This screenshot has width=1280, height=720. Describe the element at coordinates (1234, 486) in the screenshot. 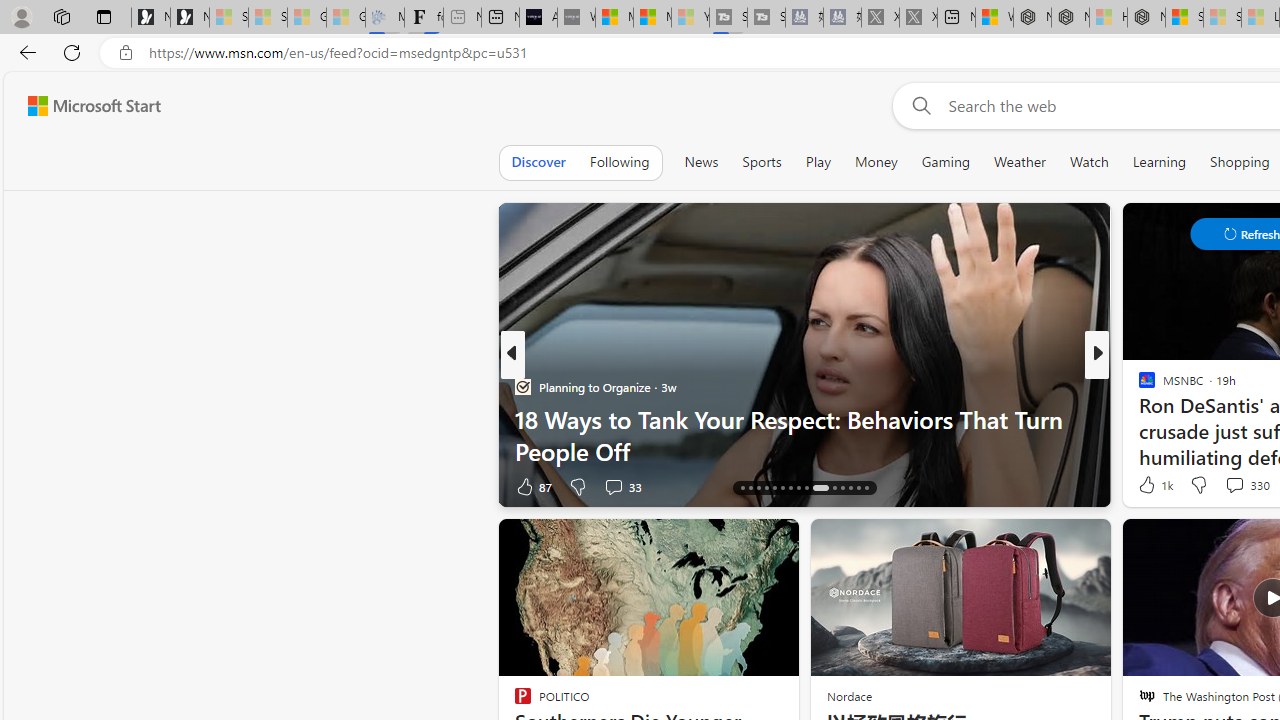

I see `'View comments 1 Comment'` at that location.